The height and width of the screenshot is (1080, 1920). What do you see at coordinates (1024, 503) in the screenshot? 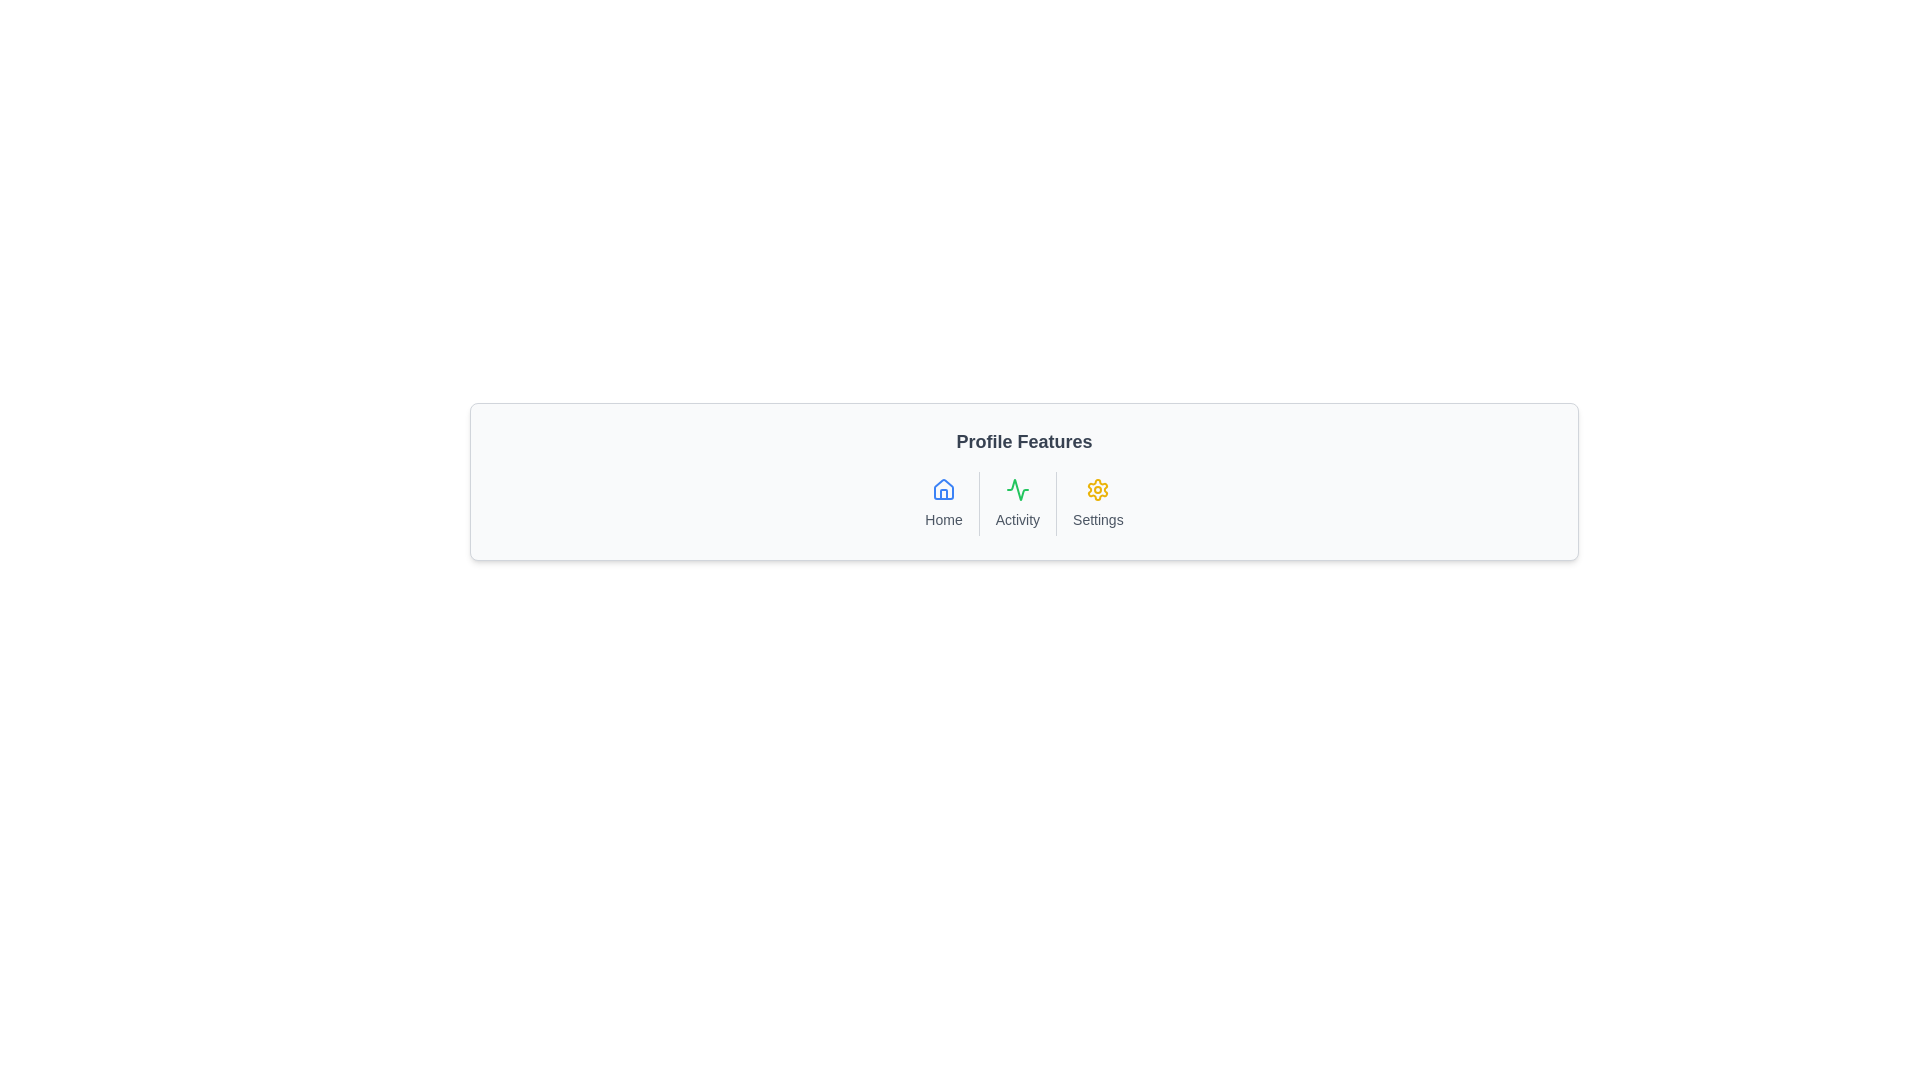
I see `the navigation menu bar located below the 'Profile Features' title` at bounding box center [1024, 503].